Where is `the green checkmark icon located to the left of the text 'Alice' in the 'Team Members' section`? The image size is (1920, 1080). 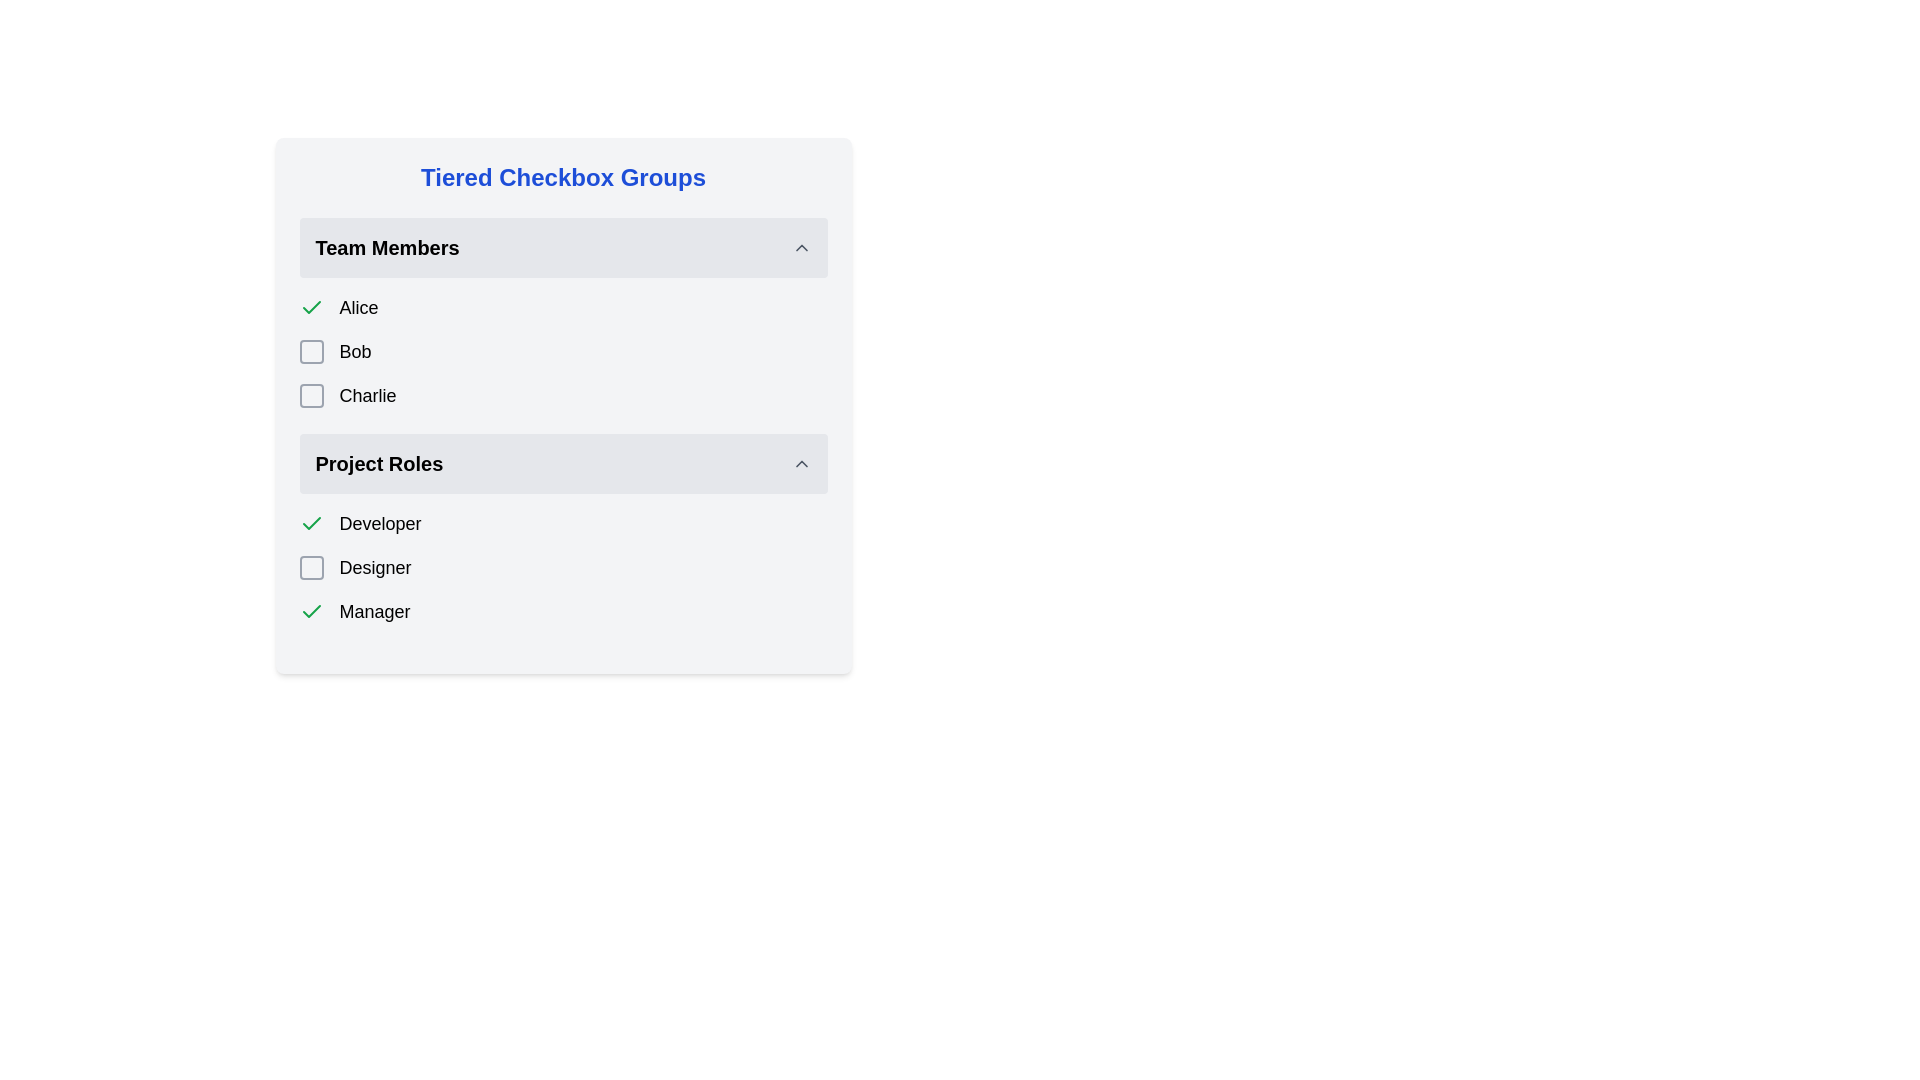
the green checkmark icon located to the left of the text 'Alice' in the 'Team Members' section is located at coordinates (310, 308).